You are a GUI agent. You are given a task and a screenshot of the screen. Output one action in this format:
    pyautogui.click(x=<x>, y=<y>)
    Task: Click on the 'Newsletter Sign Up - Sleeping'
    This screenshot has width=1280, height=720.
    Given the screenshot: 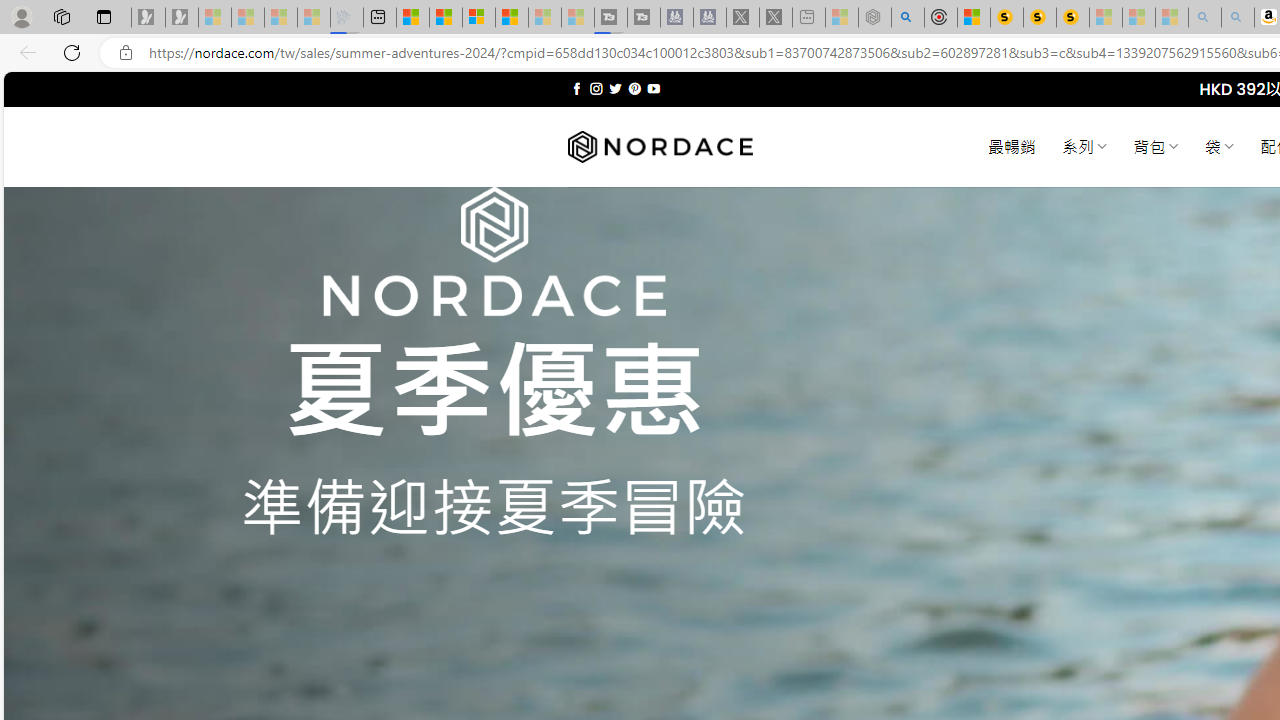 What is the action you would take?
    pyautogui.click(x=182, y=17)
    